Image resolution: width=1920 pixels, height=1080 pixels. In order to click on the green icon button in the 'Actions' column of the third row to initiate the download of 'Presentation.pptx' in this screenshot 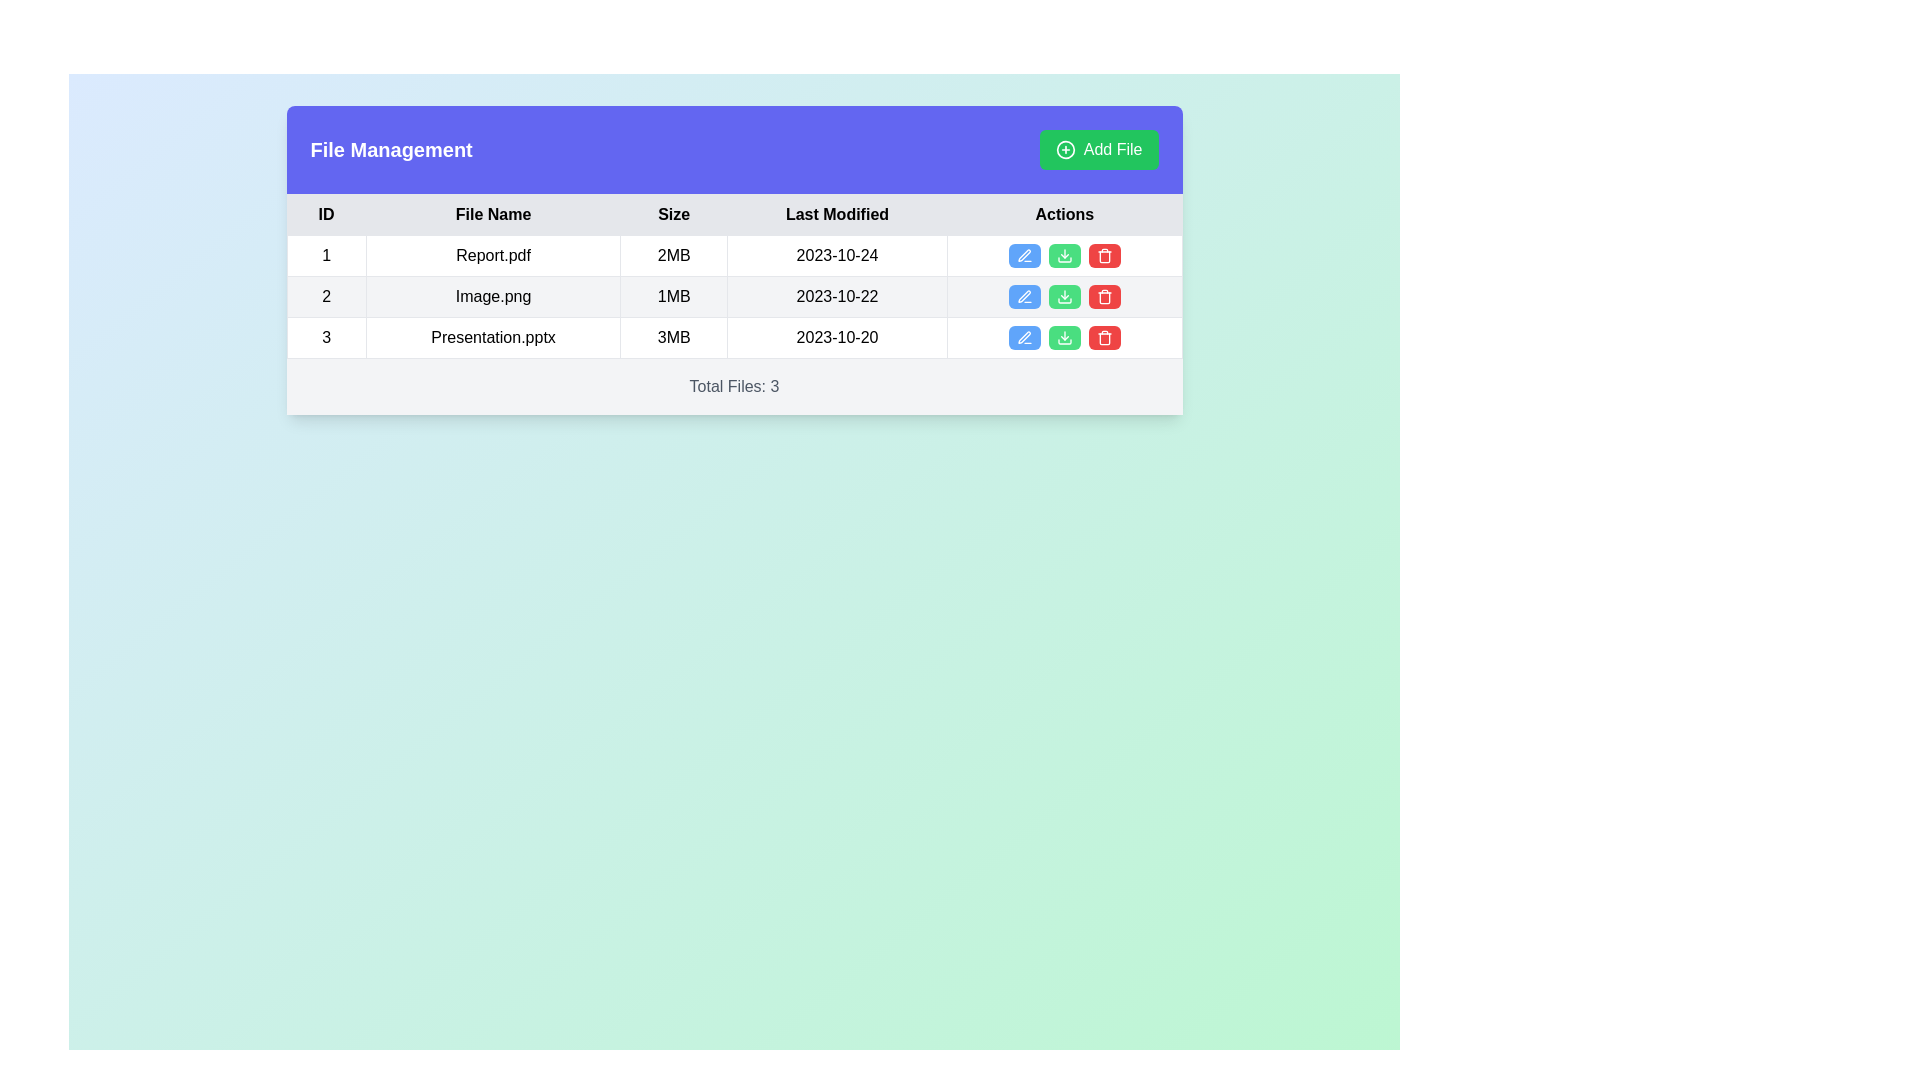, I will do `click(1063, 254)`.